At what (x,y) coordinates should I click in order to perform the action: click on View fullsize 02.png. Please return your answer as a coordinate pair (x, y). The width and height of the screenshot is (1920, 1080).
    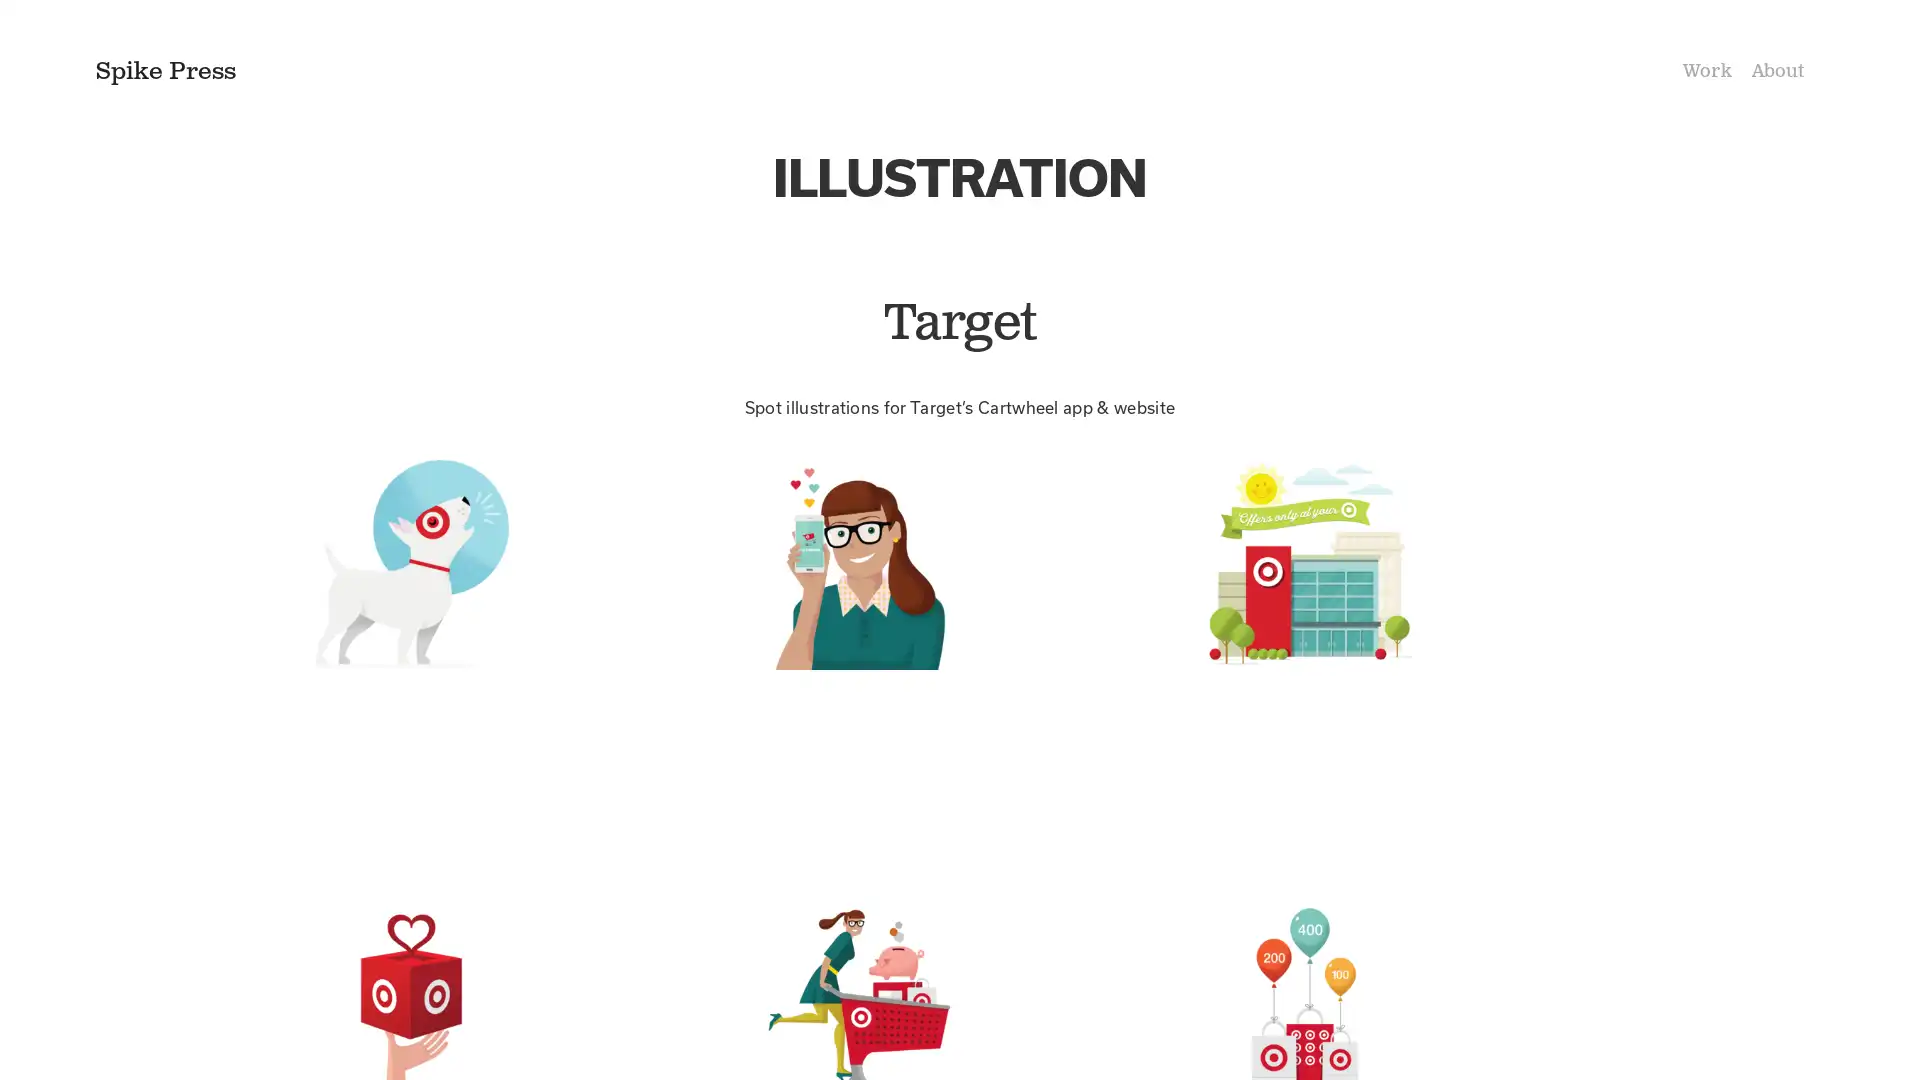
    Looking at the image, I should click on (958, 660).